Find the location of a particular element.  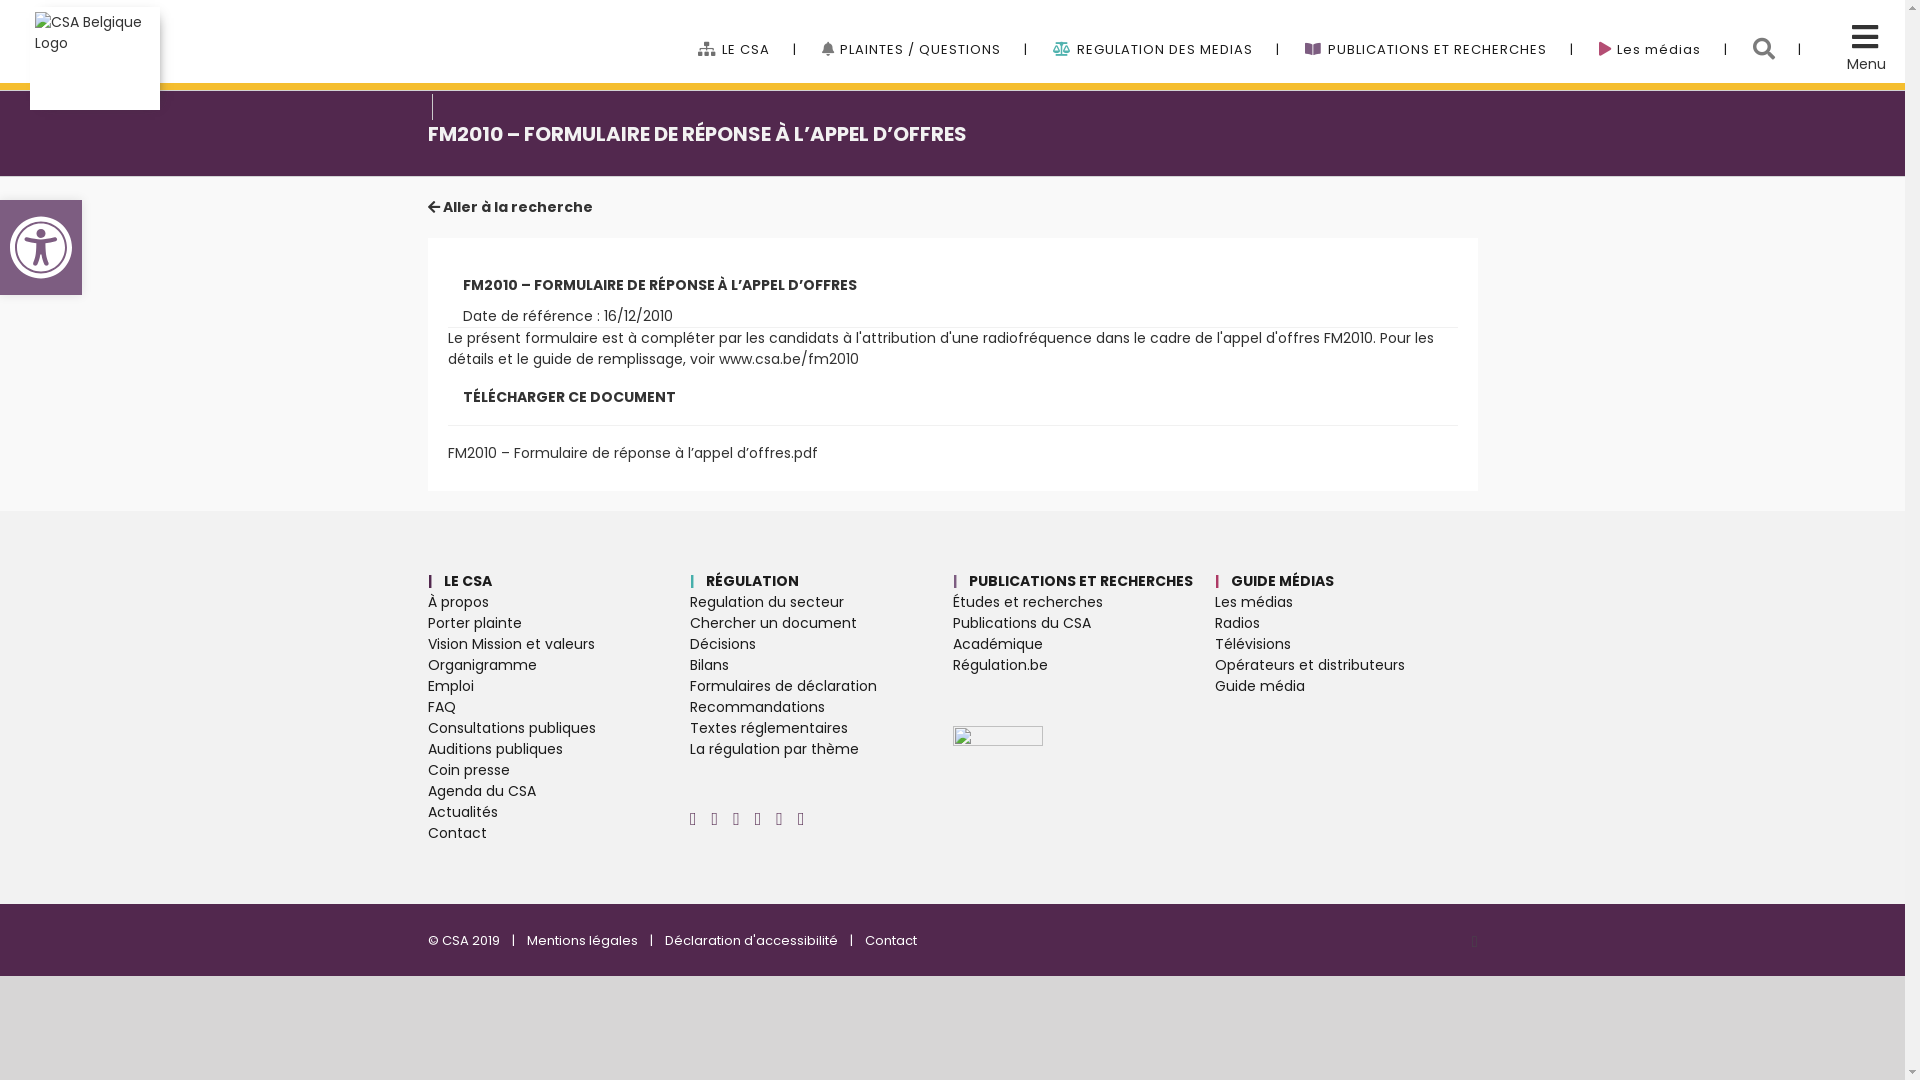

'Chercher un document' is located at coordinates (821, 622).